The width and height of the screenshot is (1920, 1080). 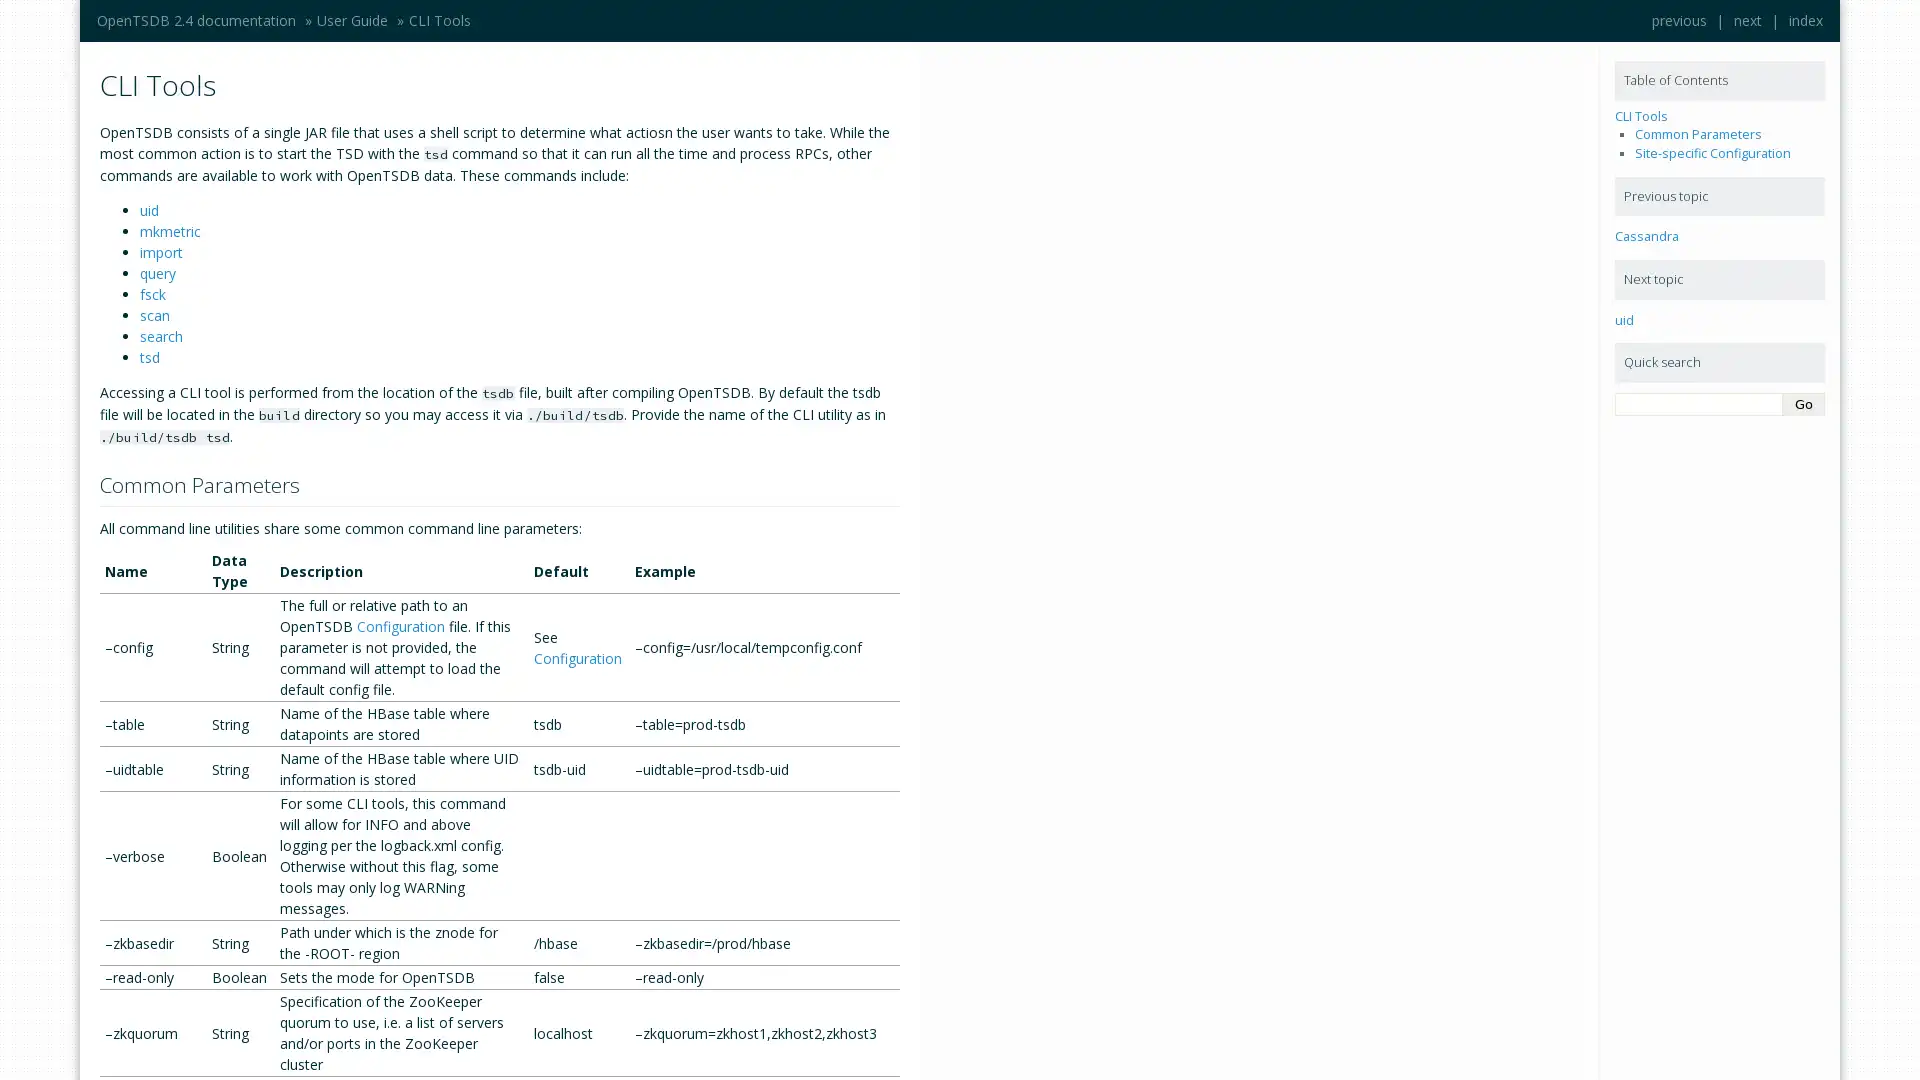 What do you see at coordinates (1804, 404) in the screenshot?
I see `Go` at bounding box center [1804, 404].